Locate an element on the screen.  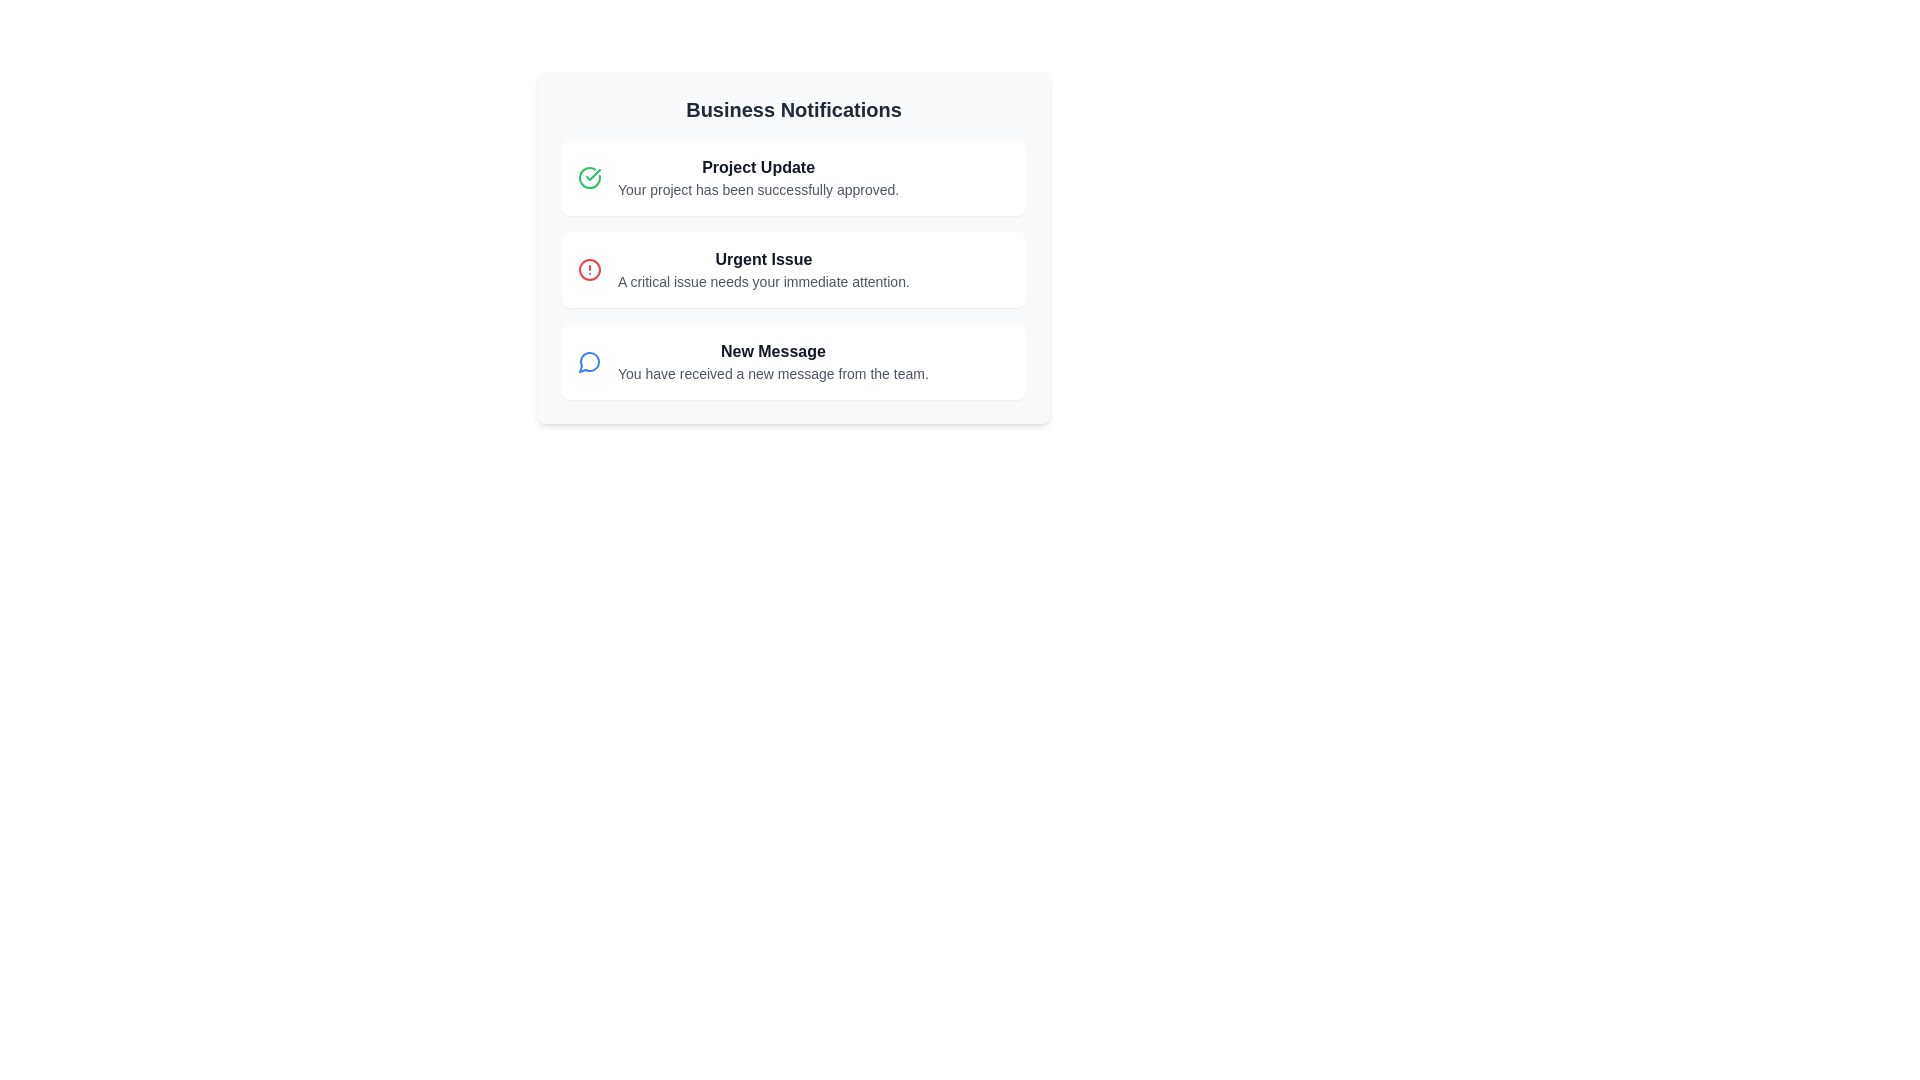
the blue chat bubble icon located in the 'New Message' notification box, which is the third notification in the list is located at coordinates (589, 362).